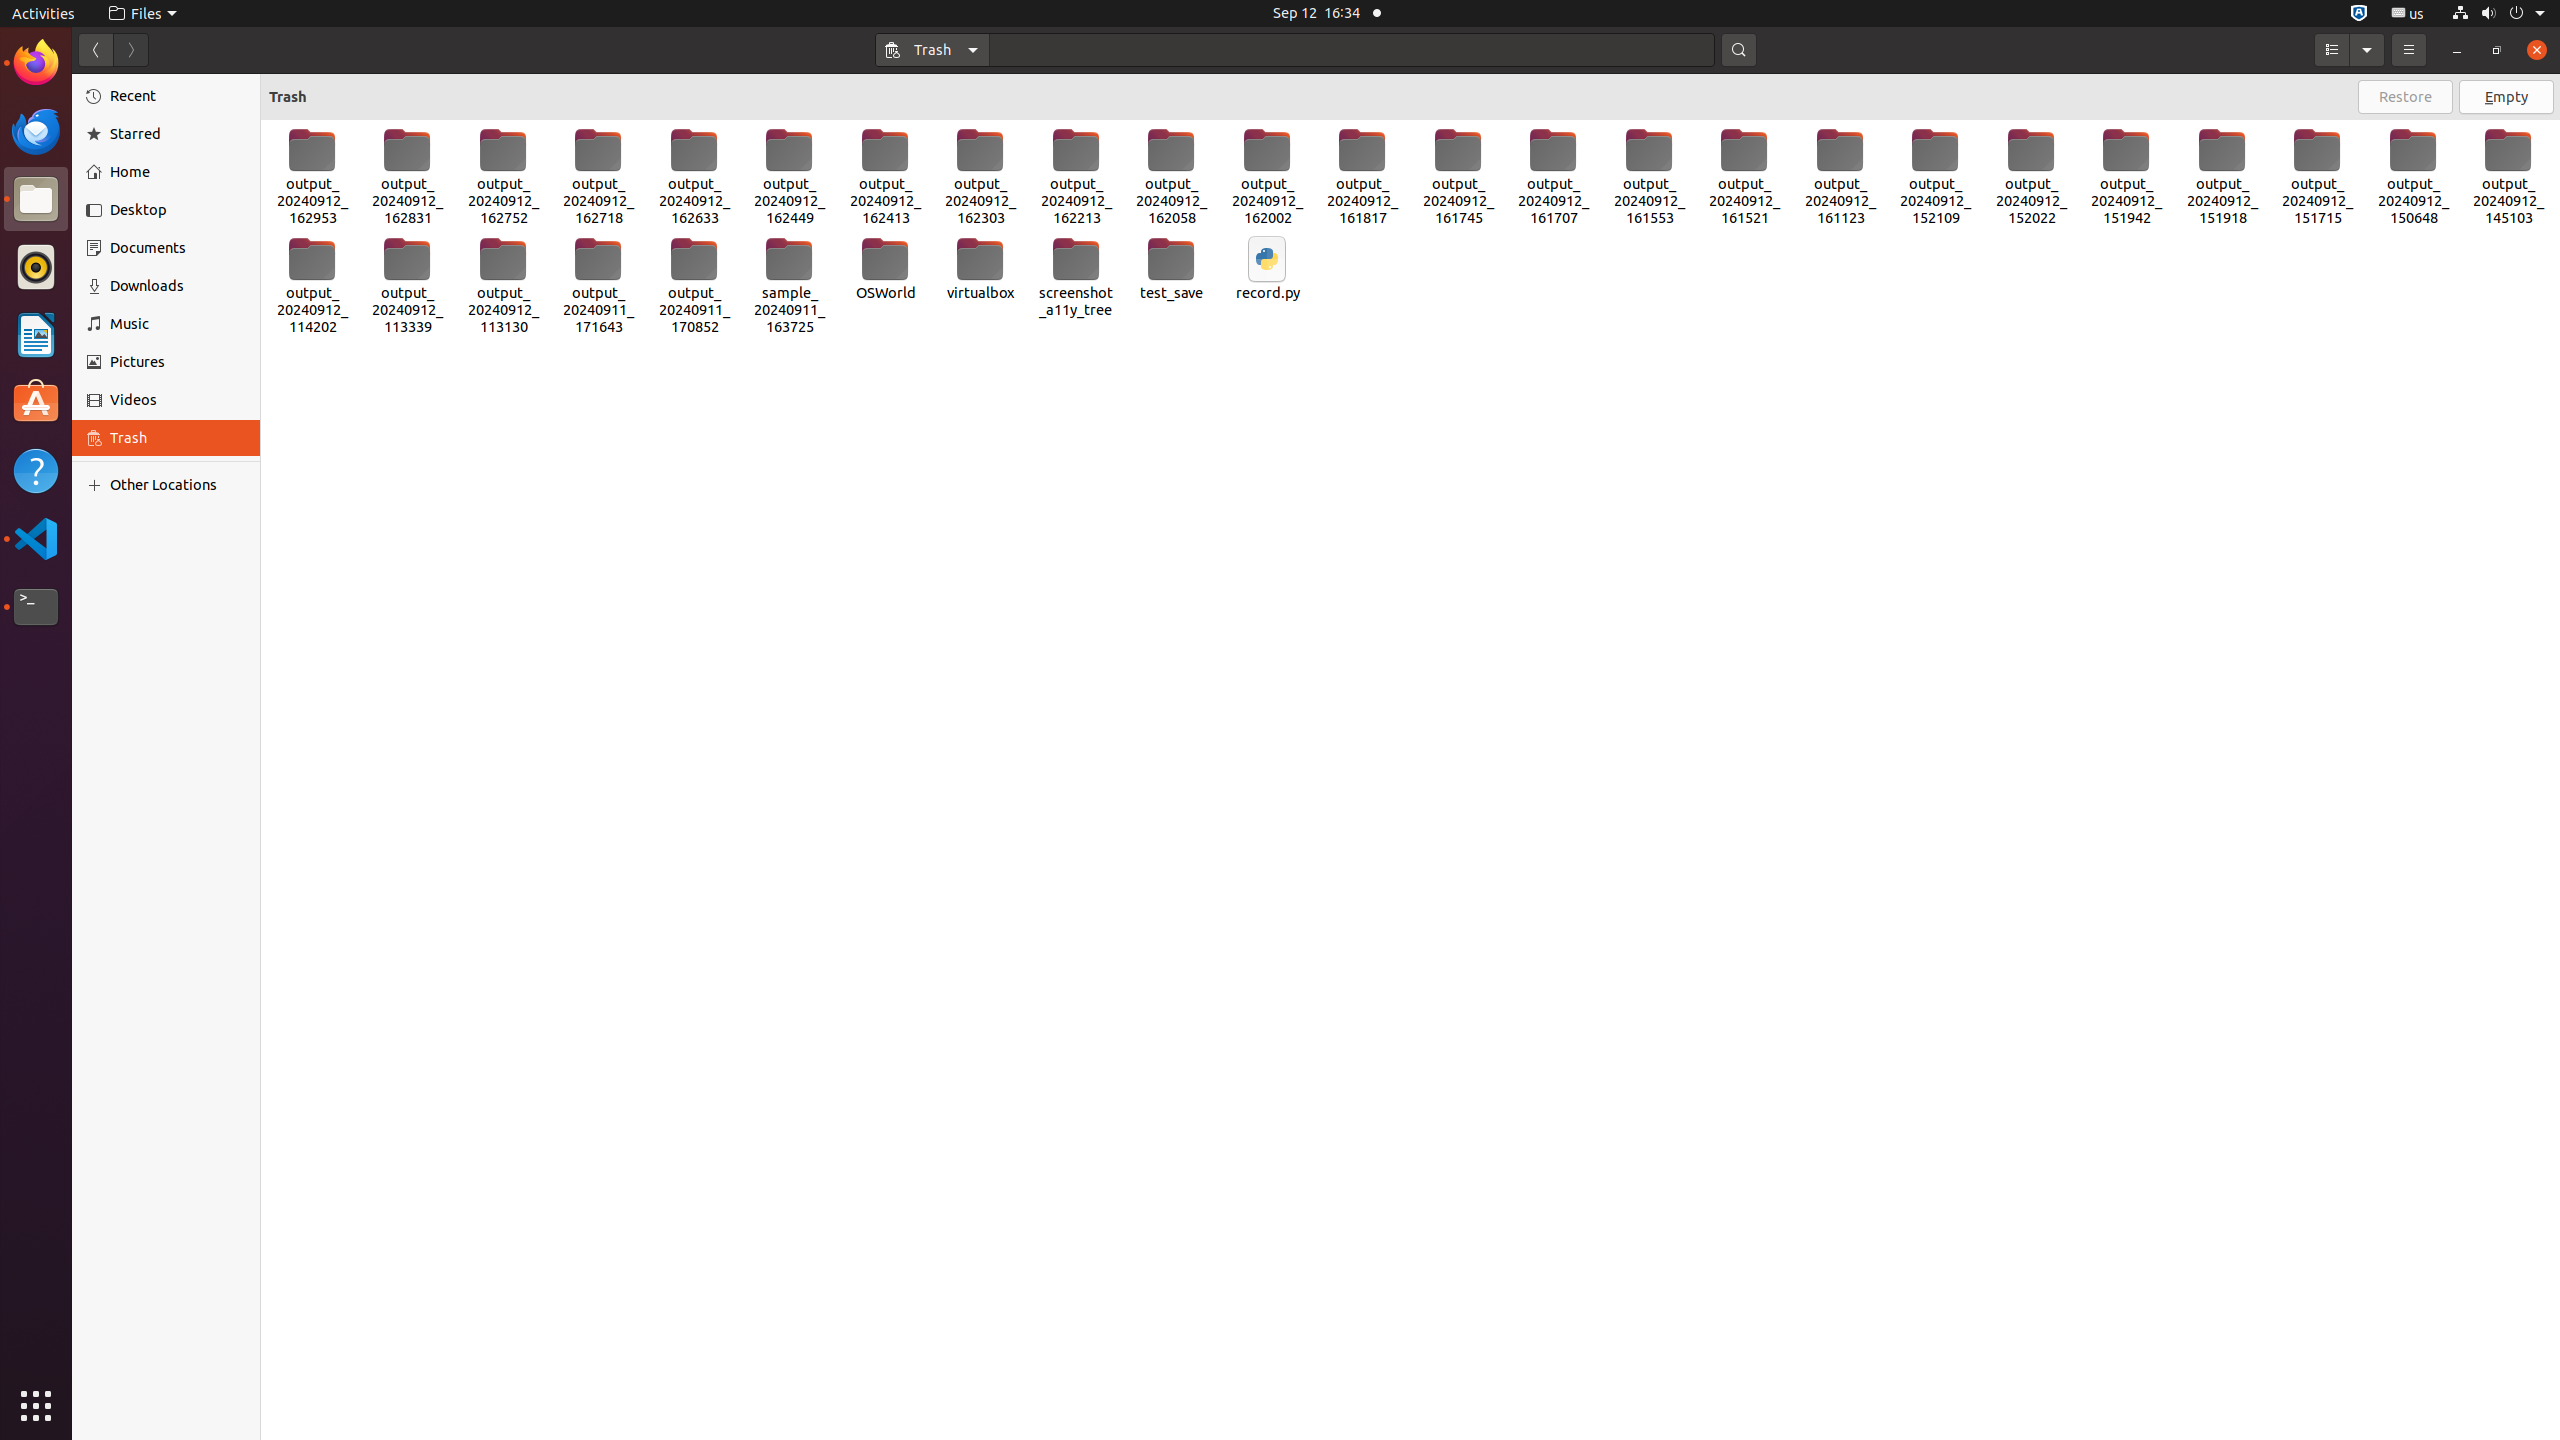 Image resolution: width=2560 pixels, height=1440 pixels. Describe the element at coordinates (36, 605) in the screenshot. I see `'Terminal'` at that location.